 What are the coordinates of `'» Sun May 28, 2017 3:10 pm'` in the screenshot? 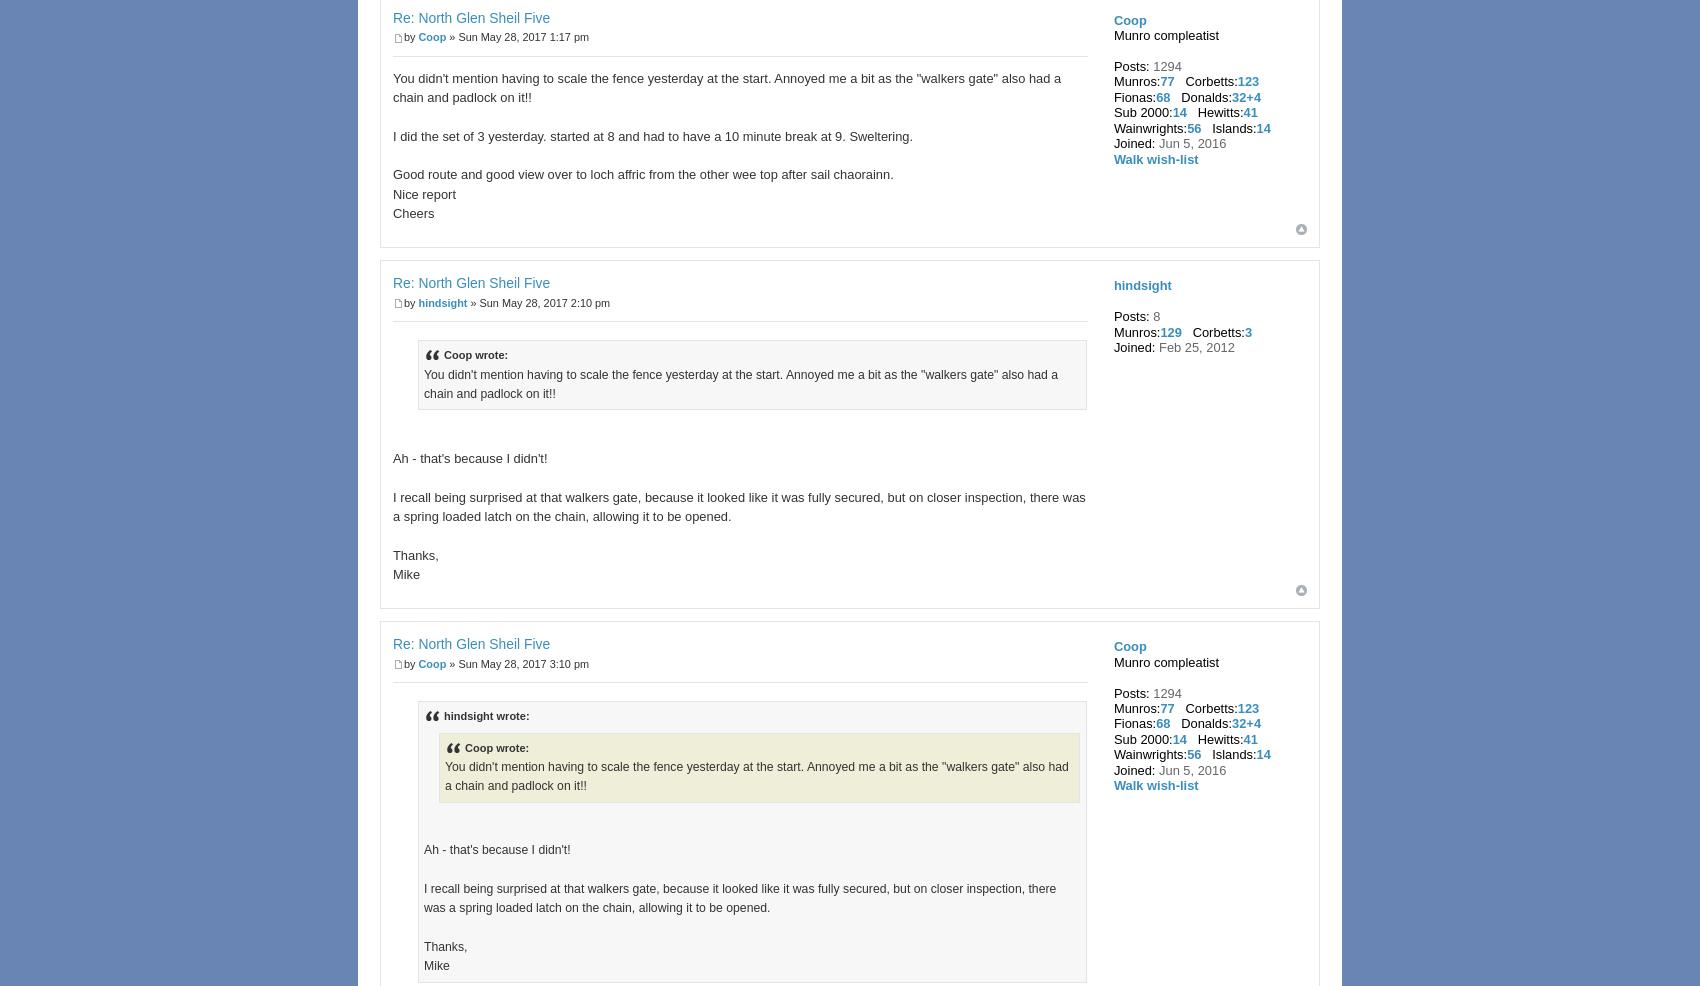 It's located at (517, 661).